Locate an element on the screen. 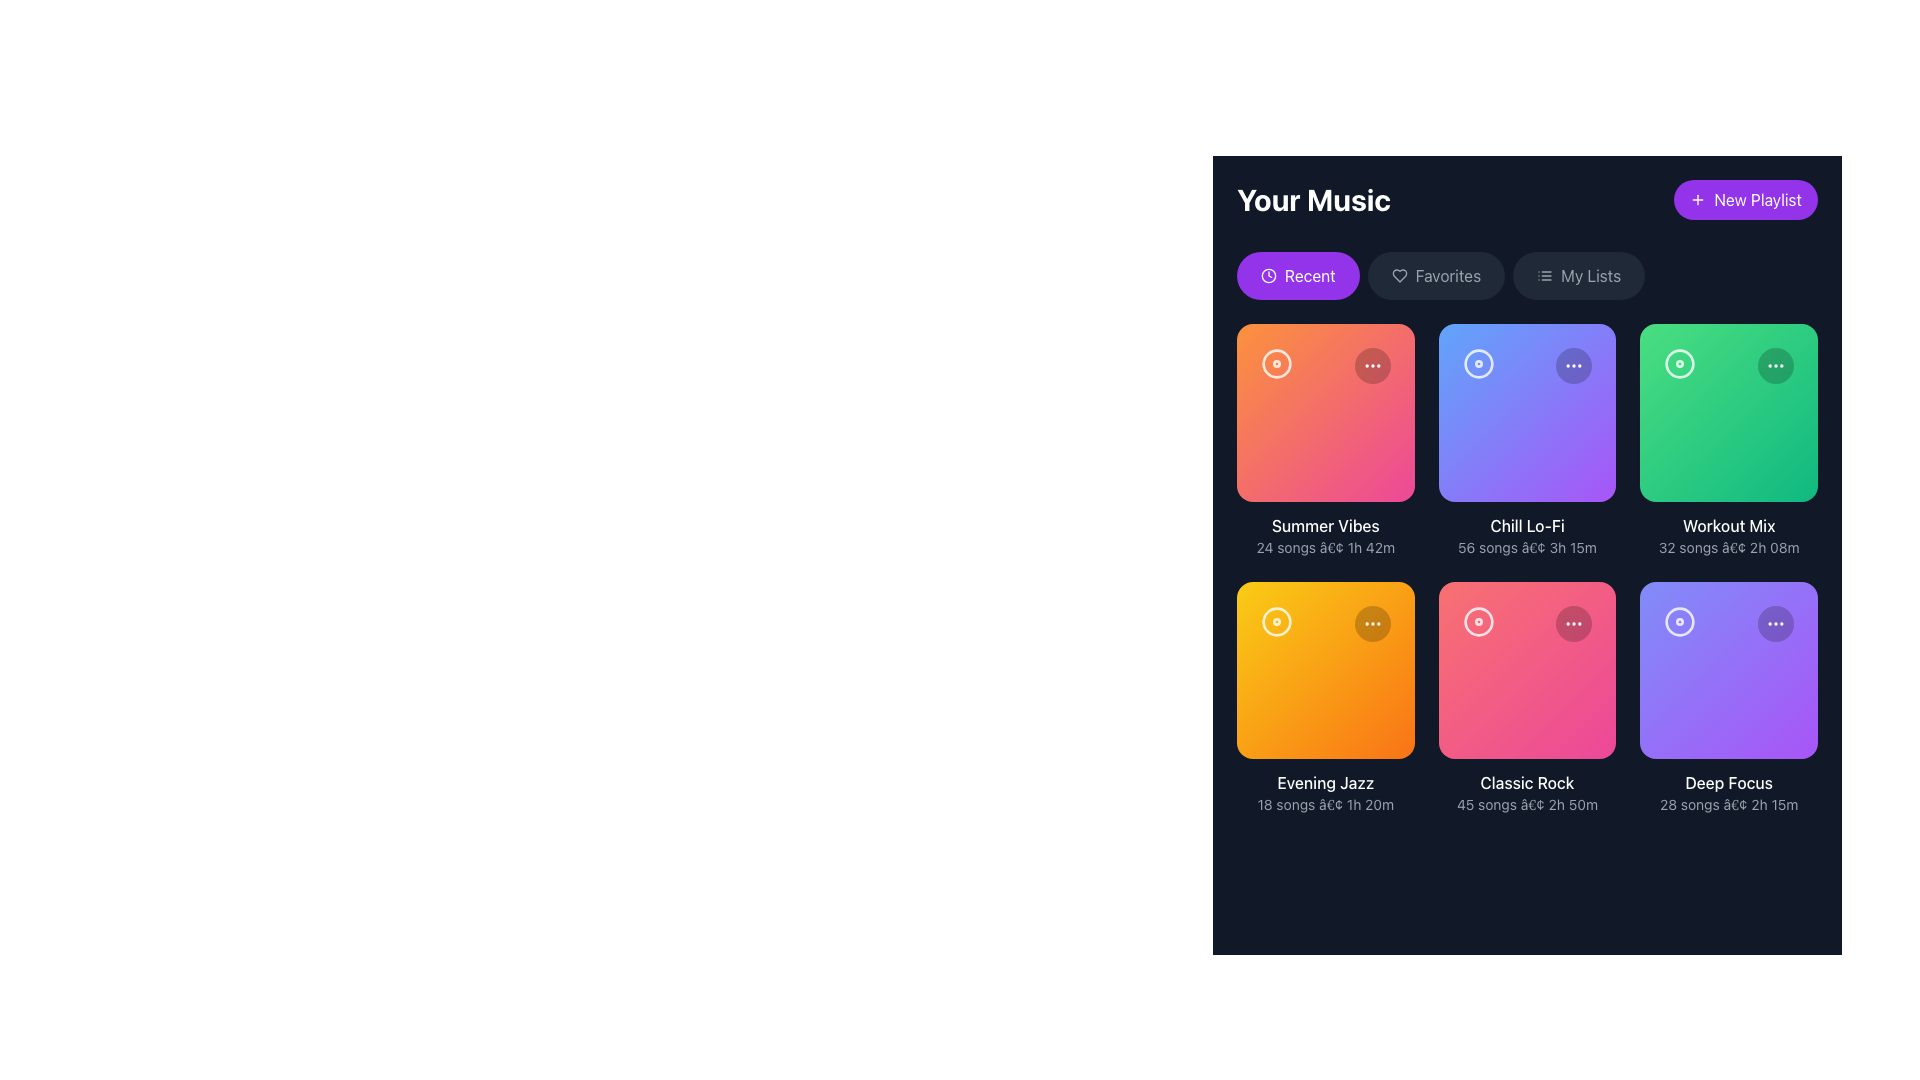 The image size is (1920, 1080). the small circular clock icon located to the left of the 'Recent' button in the header section of the playlist view is located at coordinates (1267, 276).